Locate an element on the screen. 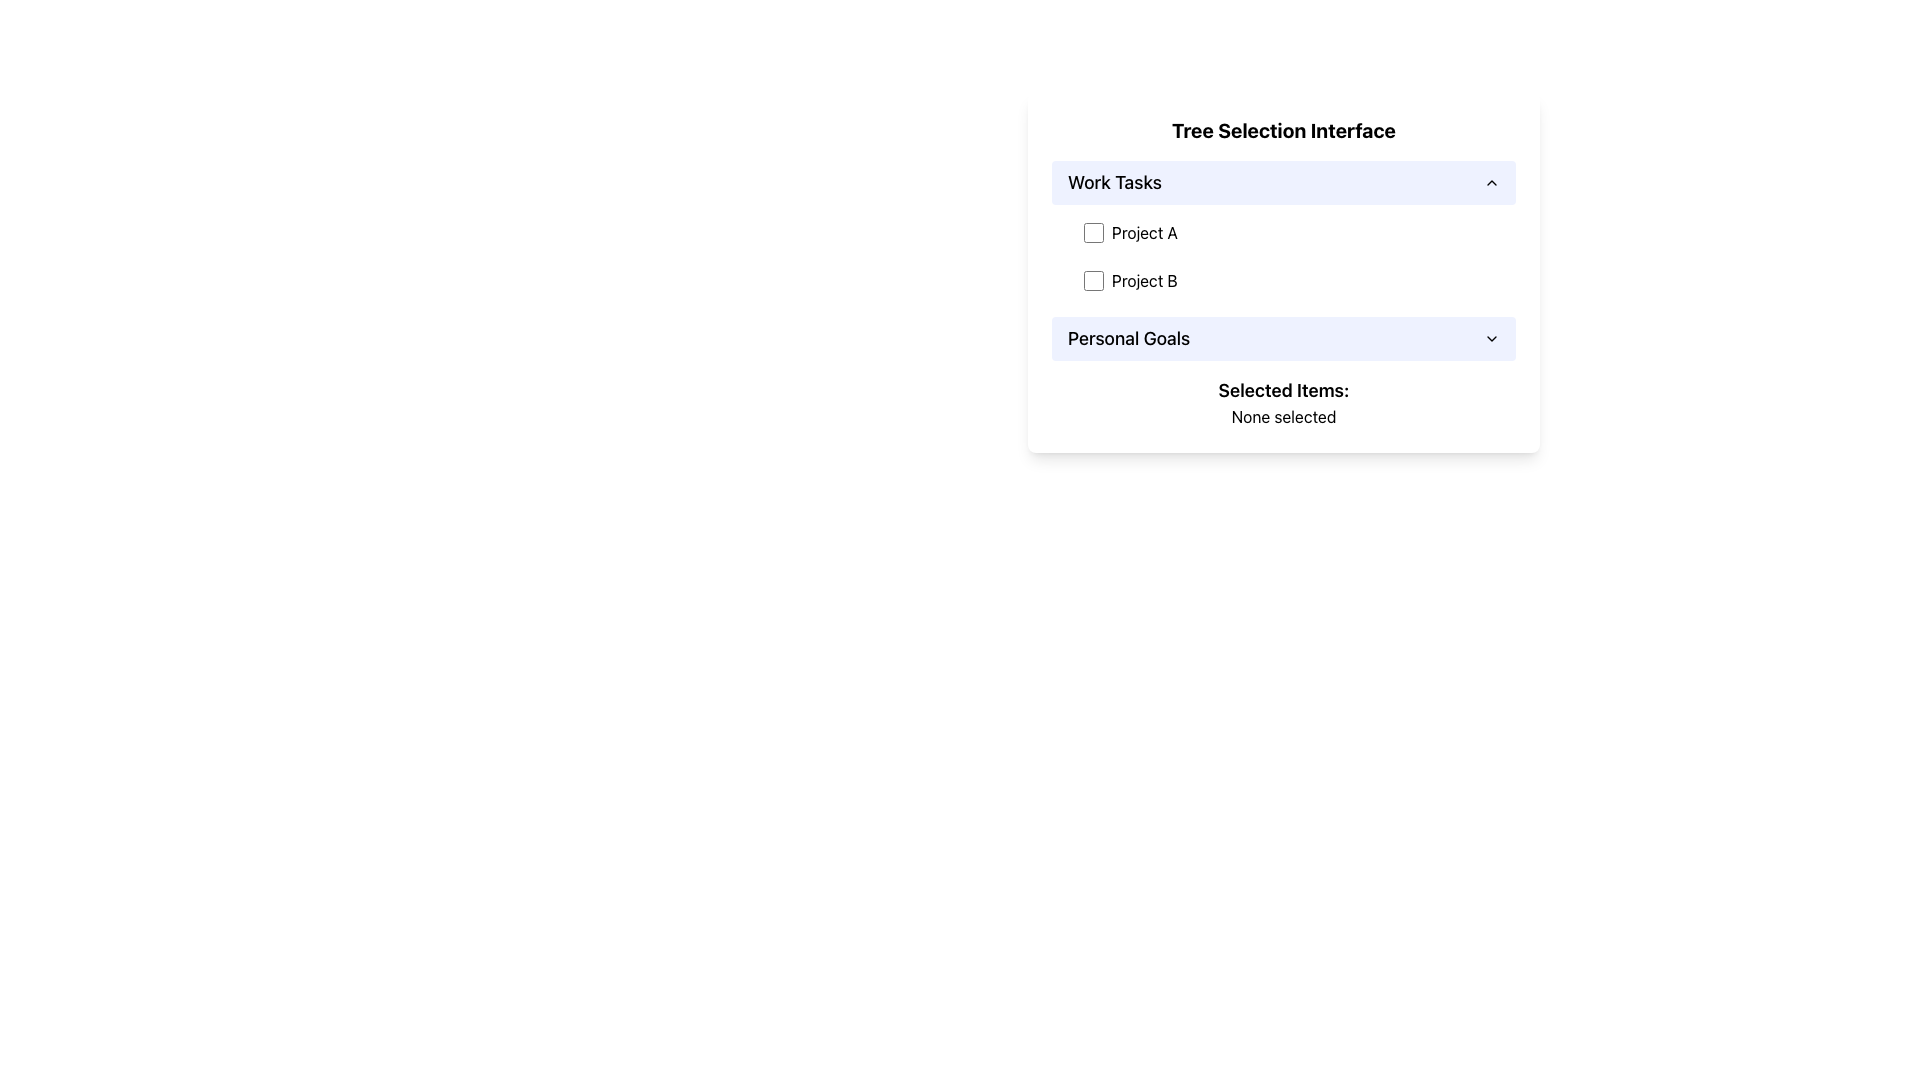 The width and height of the screenshot is (1920, 1080). the 'Work Tasks' static text label, which is a bold and large font text in a light blue rectangular area, located at the top-left of a list box interface is located at coordinates (1113, 182).